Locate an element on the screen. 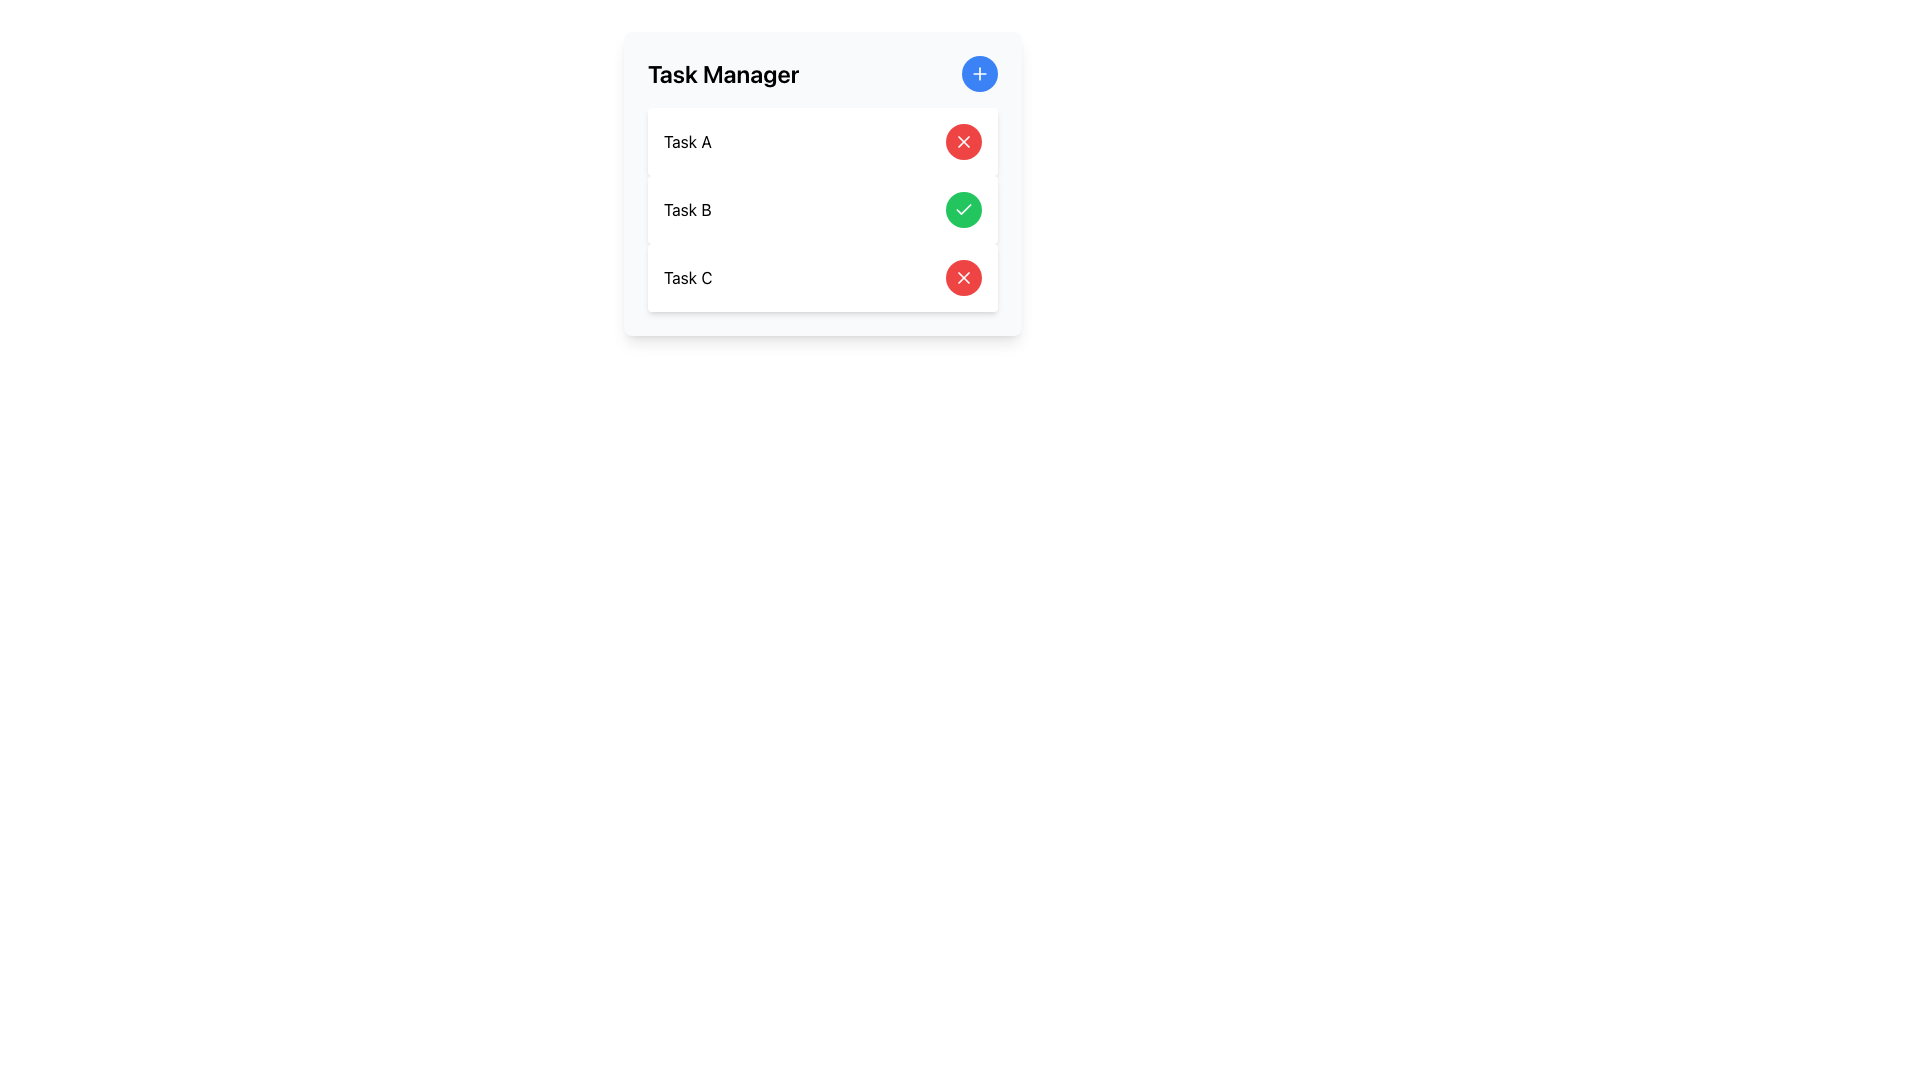 This screenshot has height=1080, width=1920. the label displaying 'Task A', which is the first item in the vertical list within the 'Task Manager' card and aligned with a red circular button on its right side is located at coordinates (687, 141).